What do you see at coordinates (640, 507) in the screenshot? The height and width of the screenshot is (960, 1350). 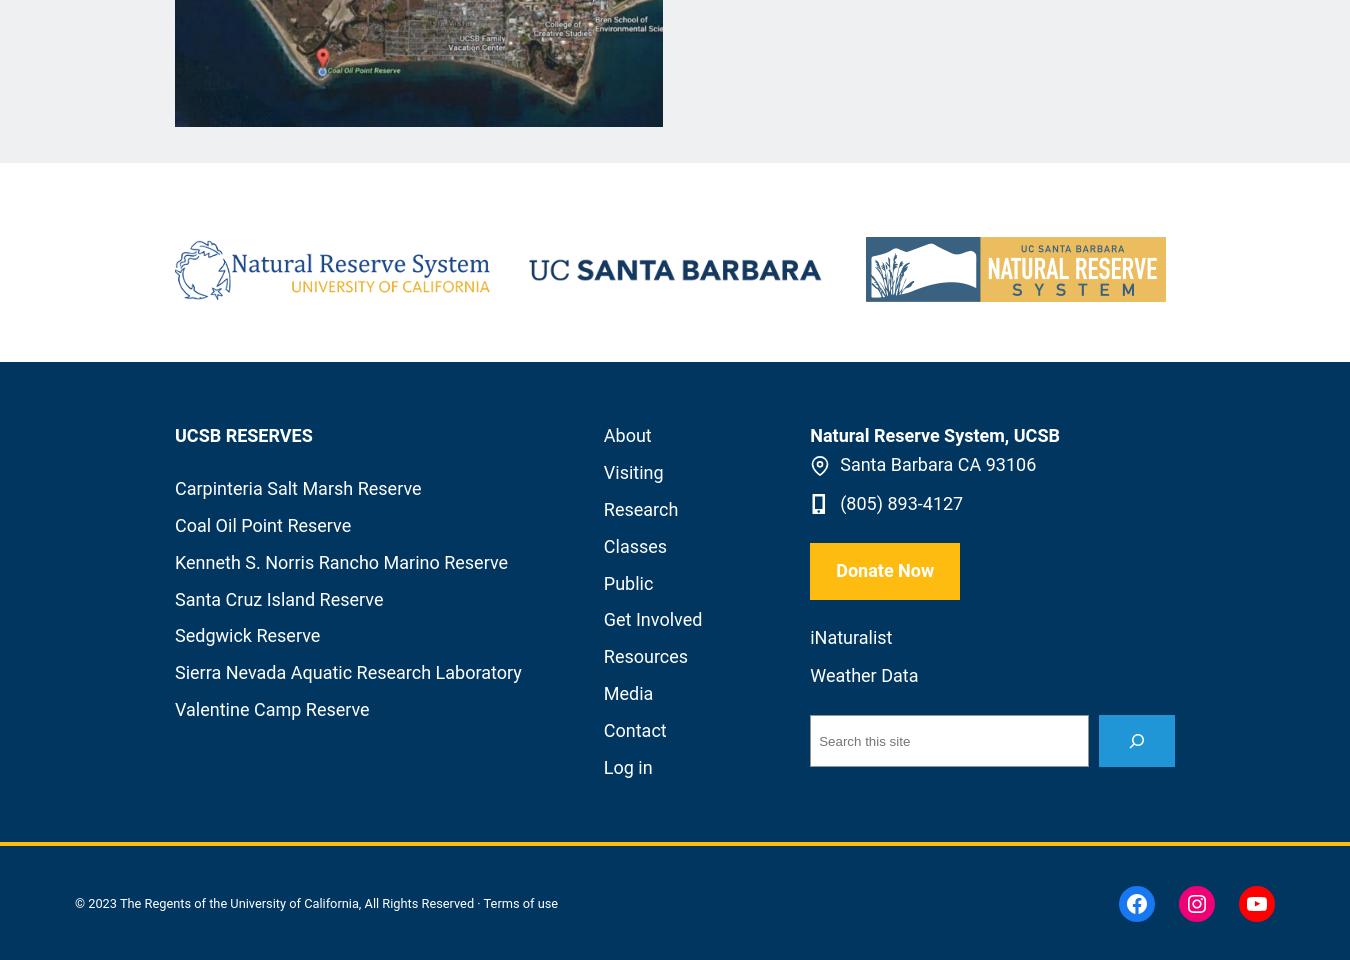 I see `'Research'` at bounding box center [640, 507].